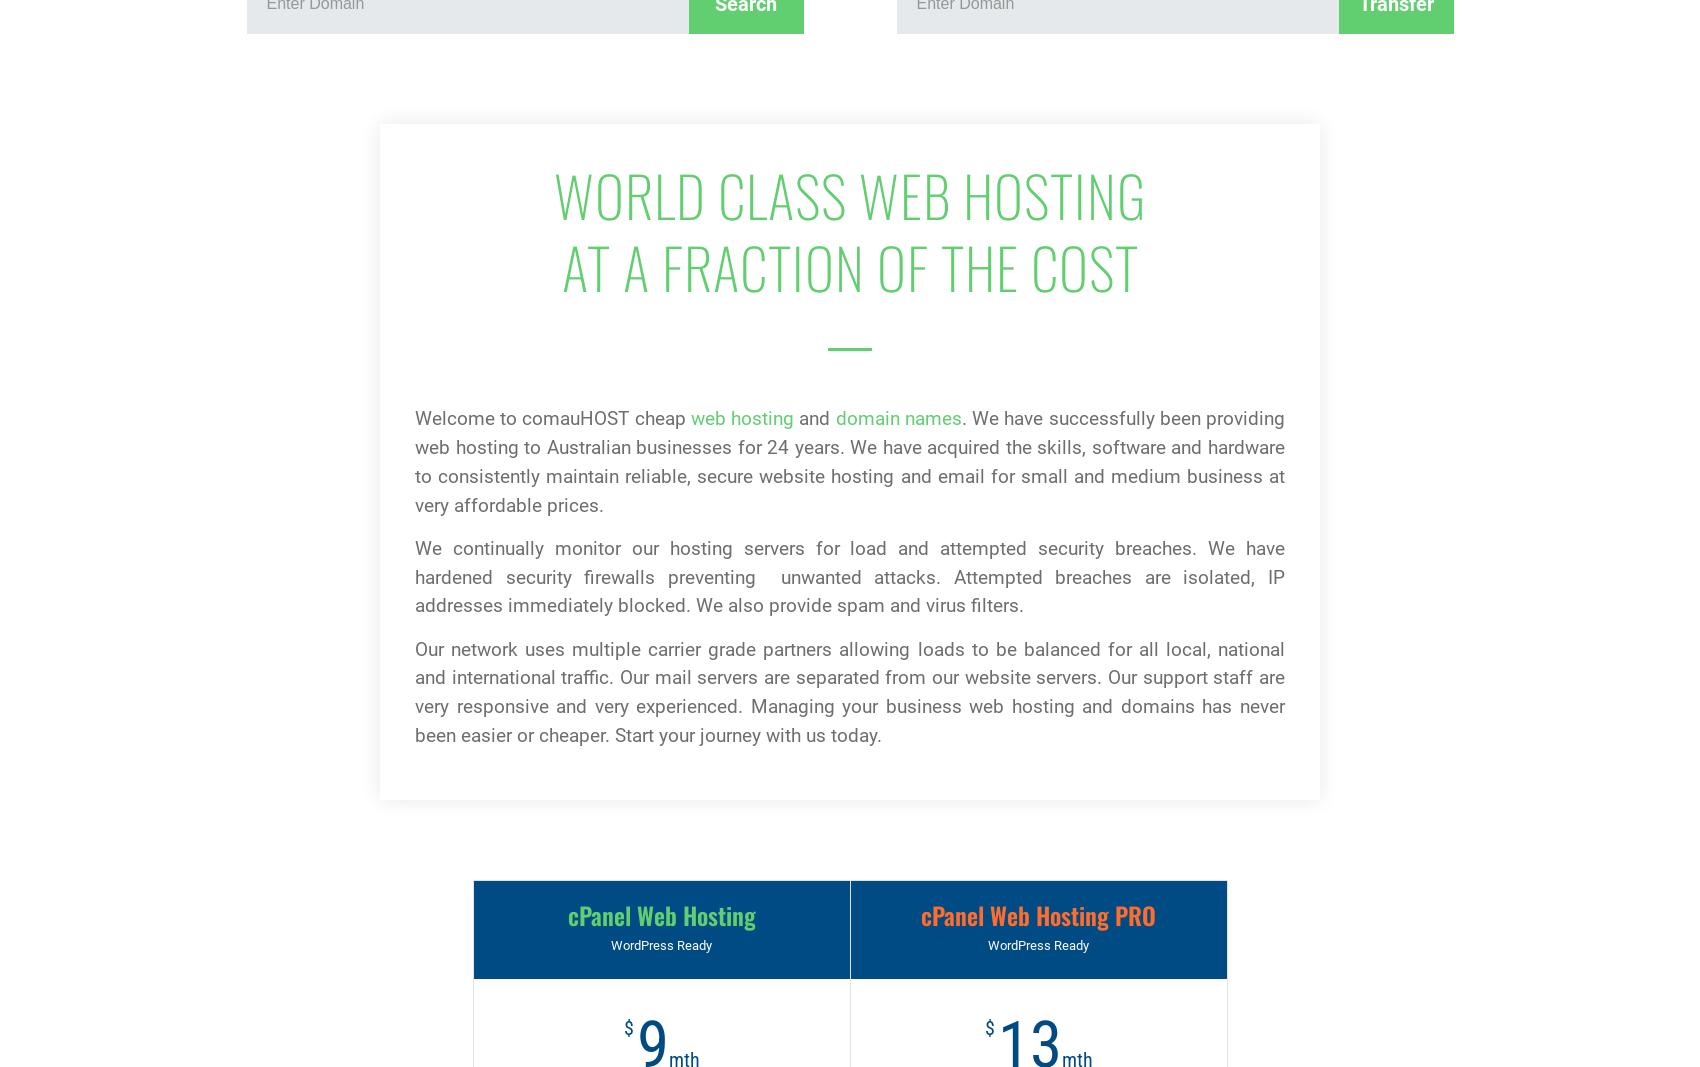 This screenshot has width=1700, height=1067. What do you see at coordinates (921, 914) in the screenshot?
I see `'cPanel Web Hosting PRO'` at bounding box center [921, 914].